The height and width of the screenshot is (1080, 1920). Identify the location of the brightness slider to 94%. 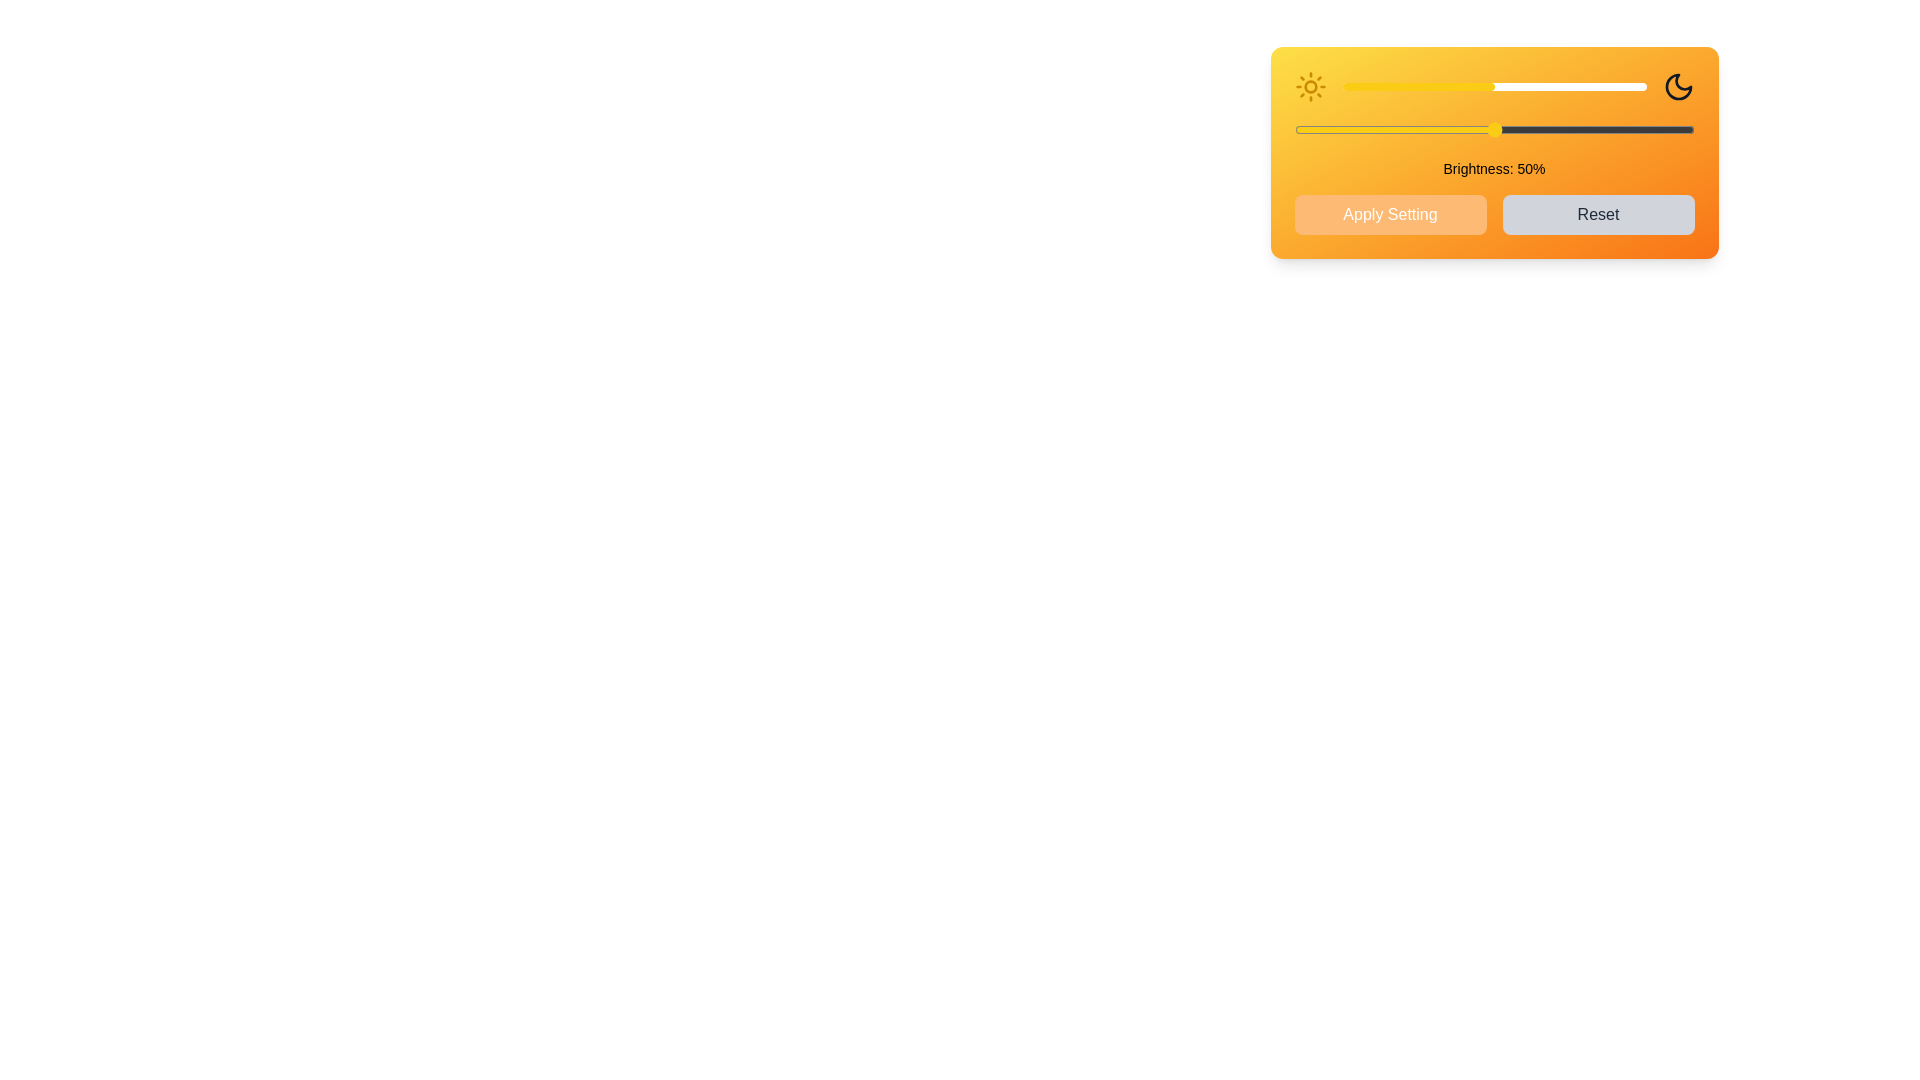
(1628, 86).